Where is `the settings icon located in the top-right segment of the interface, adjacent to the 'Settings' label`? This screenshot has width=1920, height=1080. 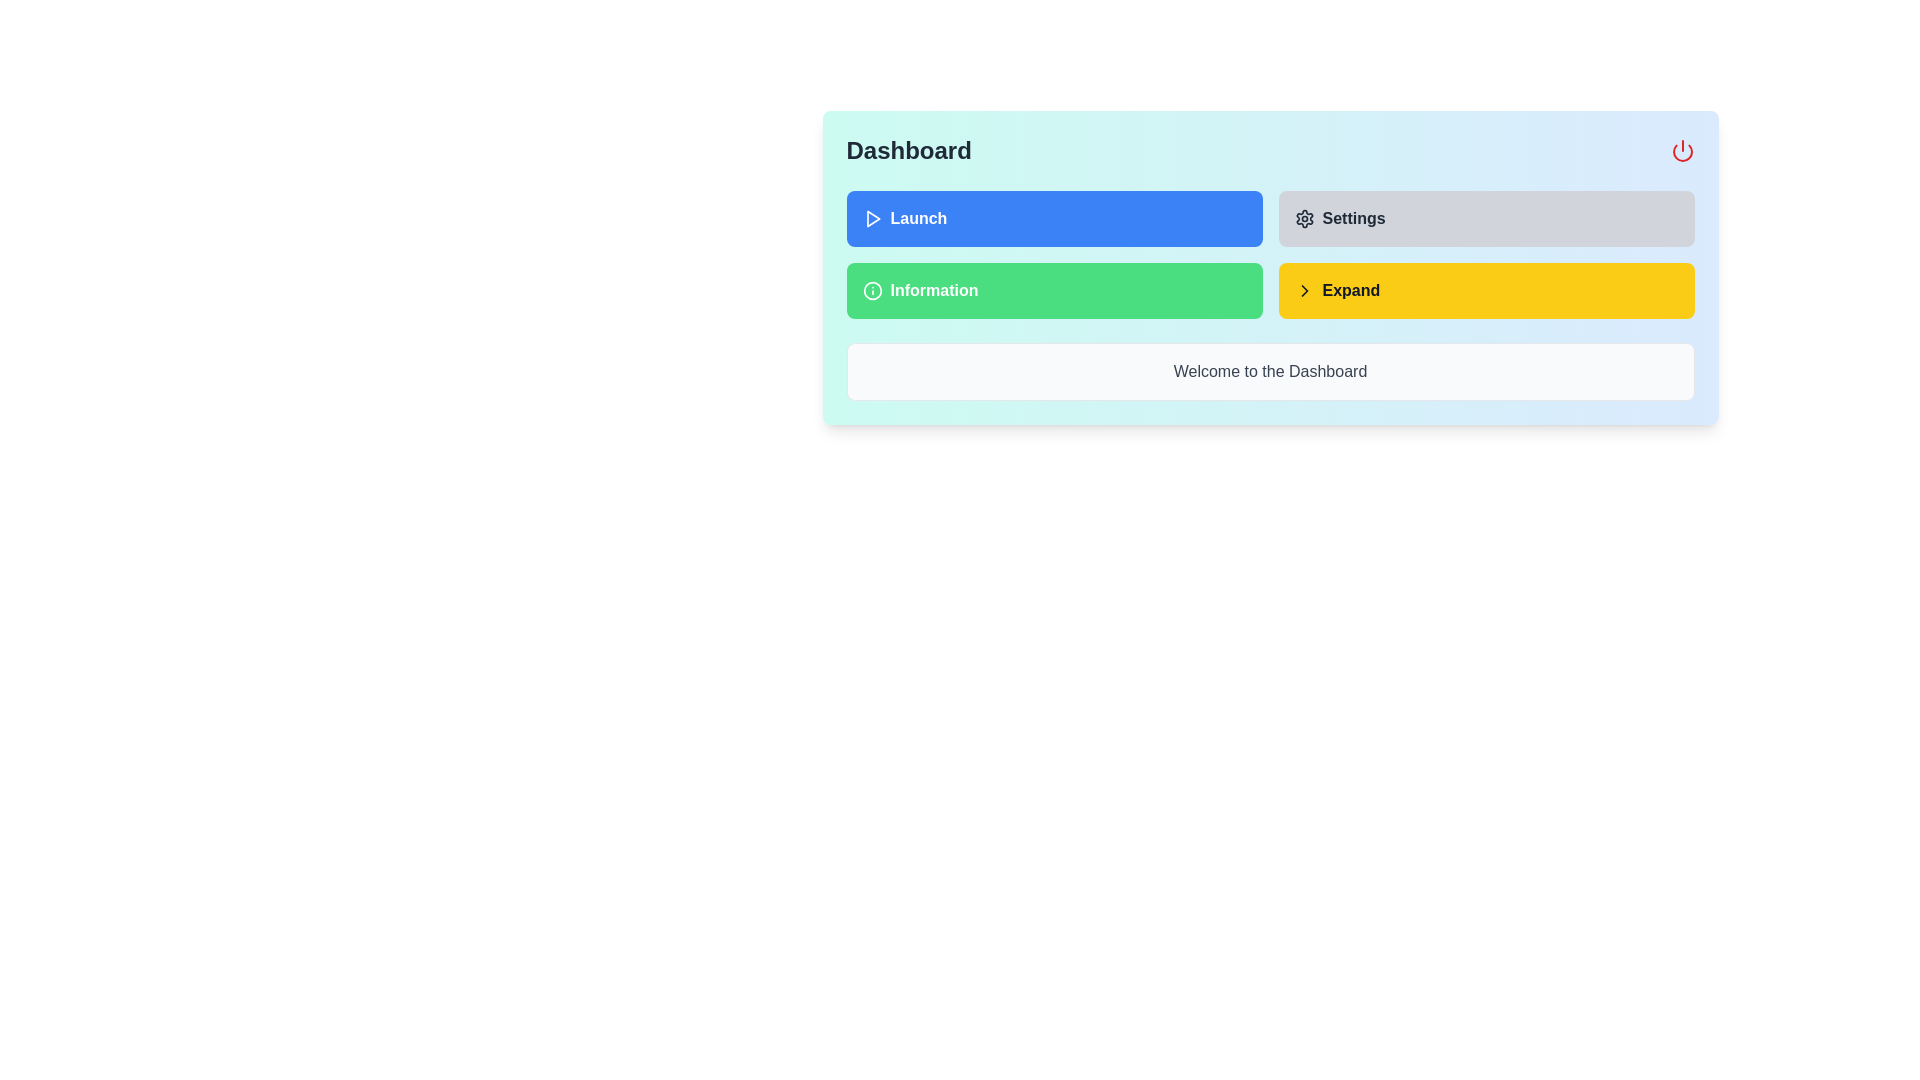
the settings icon located in the top-right segment of the interface, adjacent to the 'Settings' label is located at coordinates (1304, 219).